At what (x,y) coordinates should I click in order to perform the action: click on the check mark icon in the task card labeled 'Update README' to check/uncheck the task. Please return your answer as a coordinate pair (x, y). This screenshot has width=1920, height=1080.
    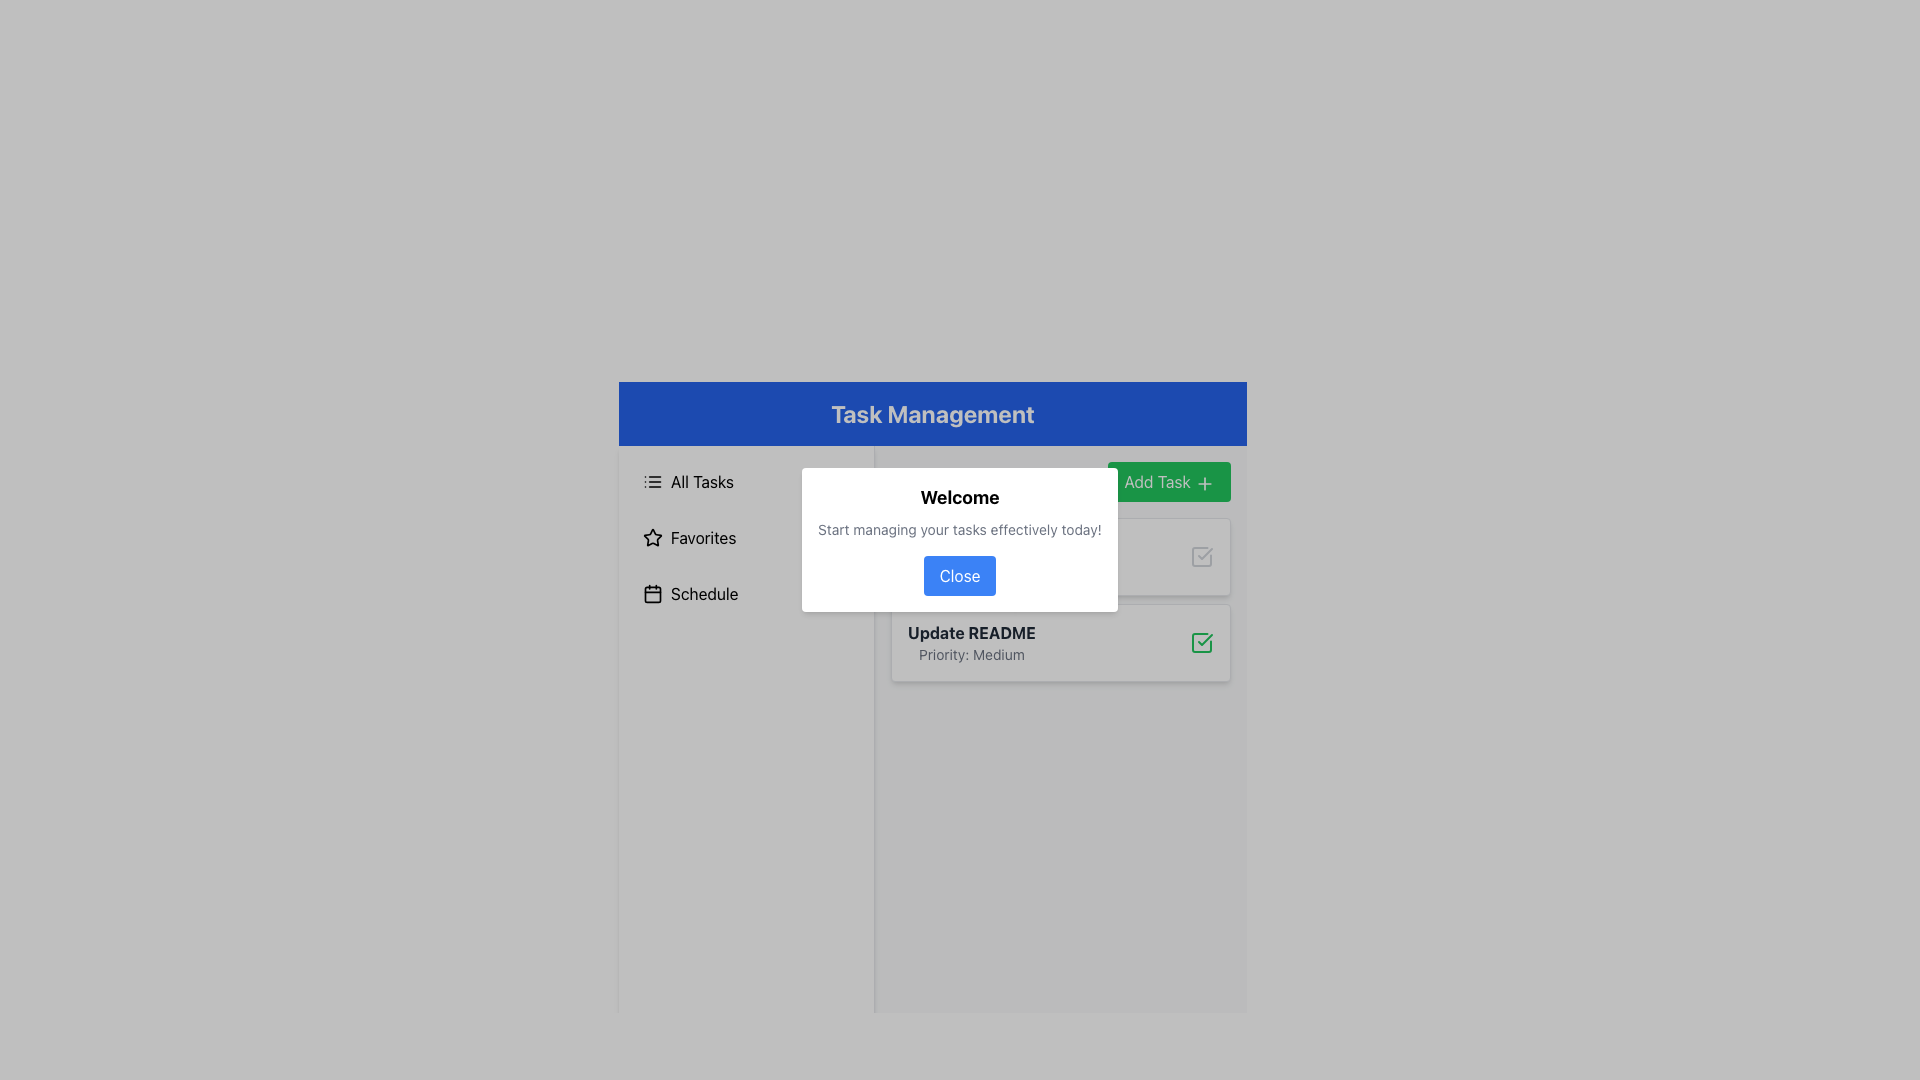
    Looking at the image, I should click on (1200, 643).